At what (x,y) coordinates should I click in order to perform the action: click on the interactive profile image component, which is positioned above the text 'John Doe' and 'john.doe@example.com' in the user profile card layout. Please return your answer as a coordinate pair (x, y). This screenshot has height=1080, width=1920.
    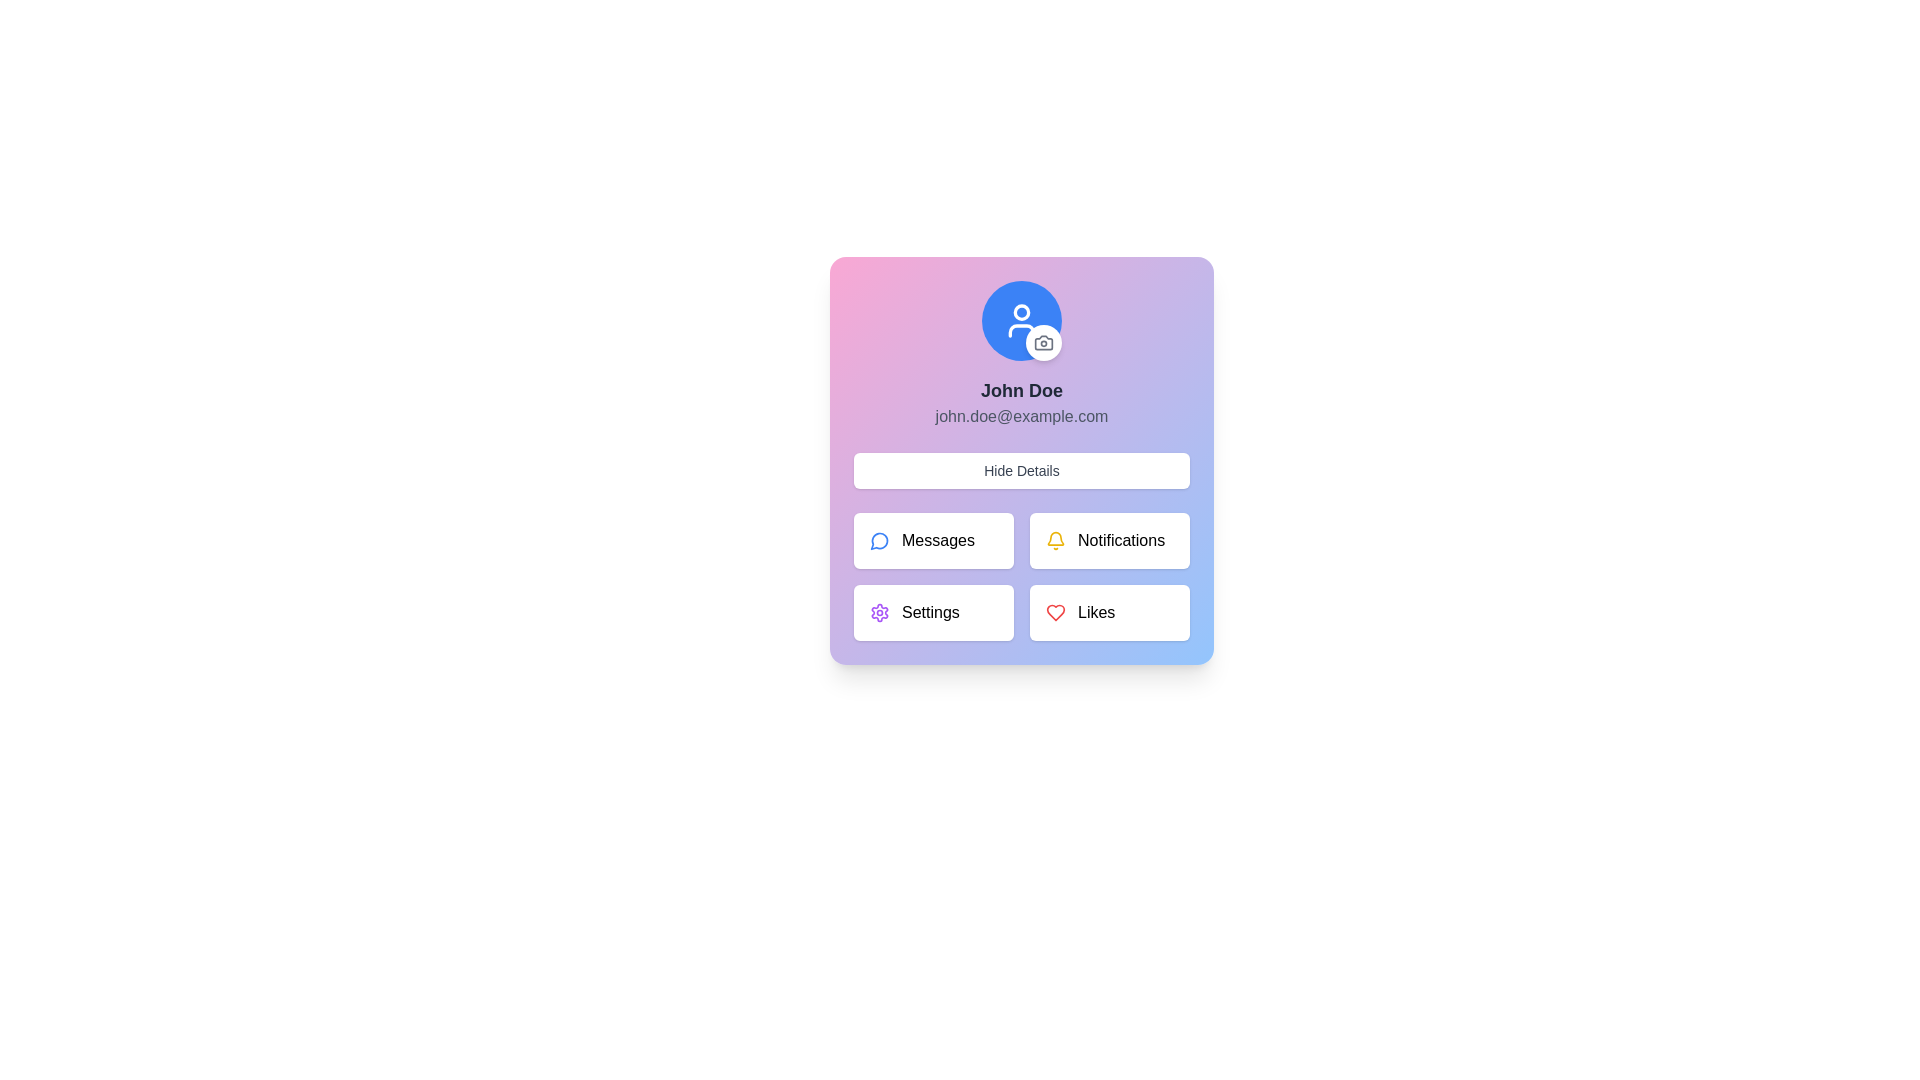
    Looking at the image, I should click on (1022, 319).